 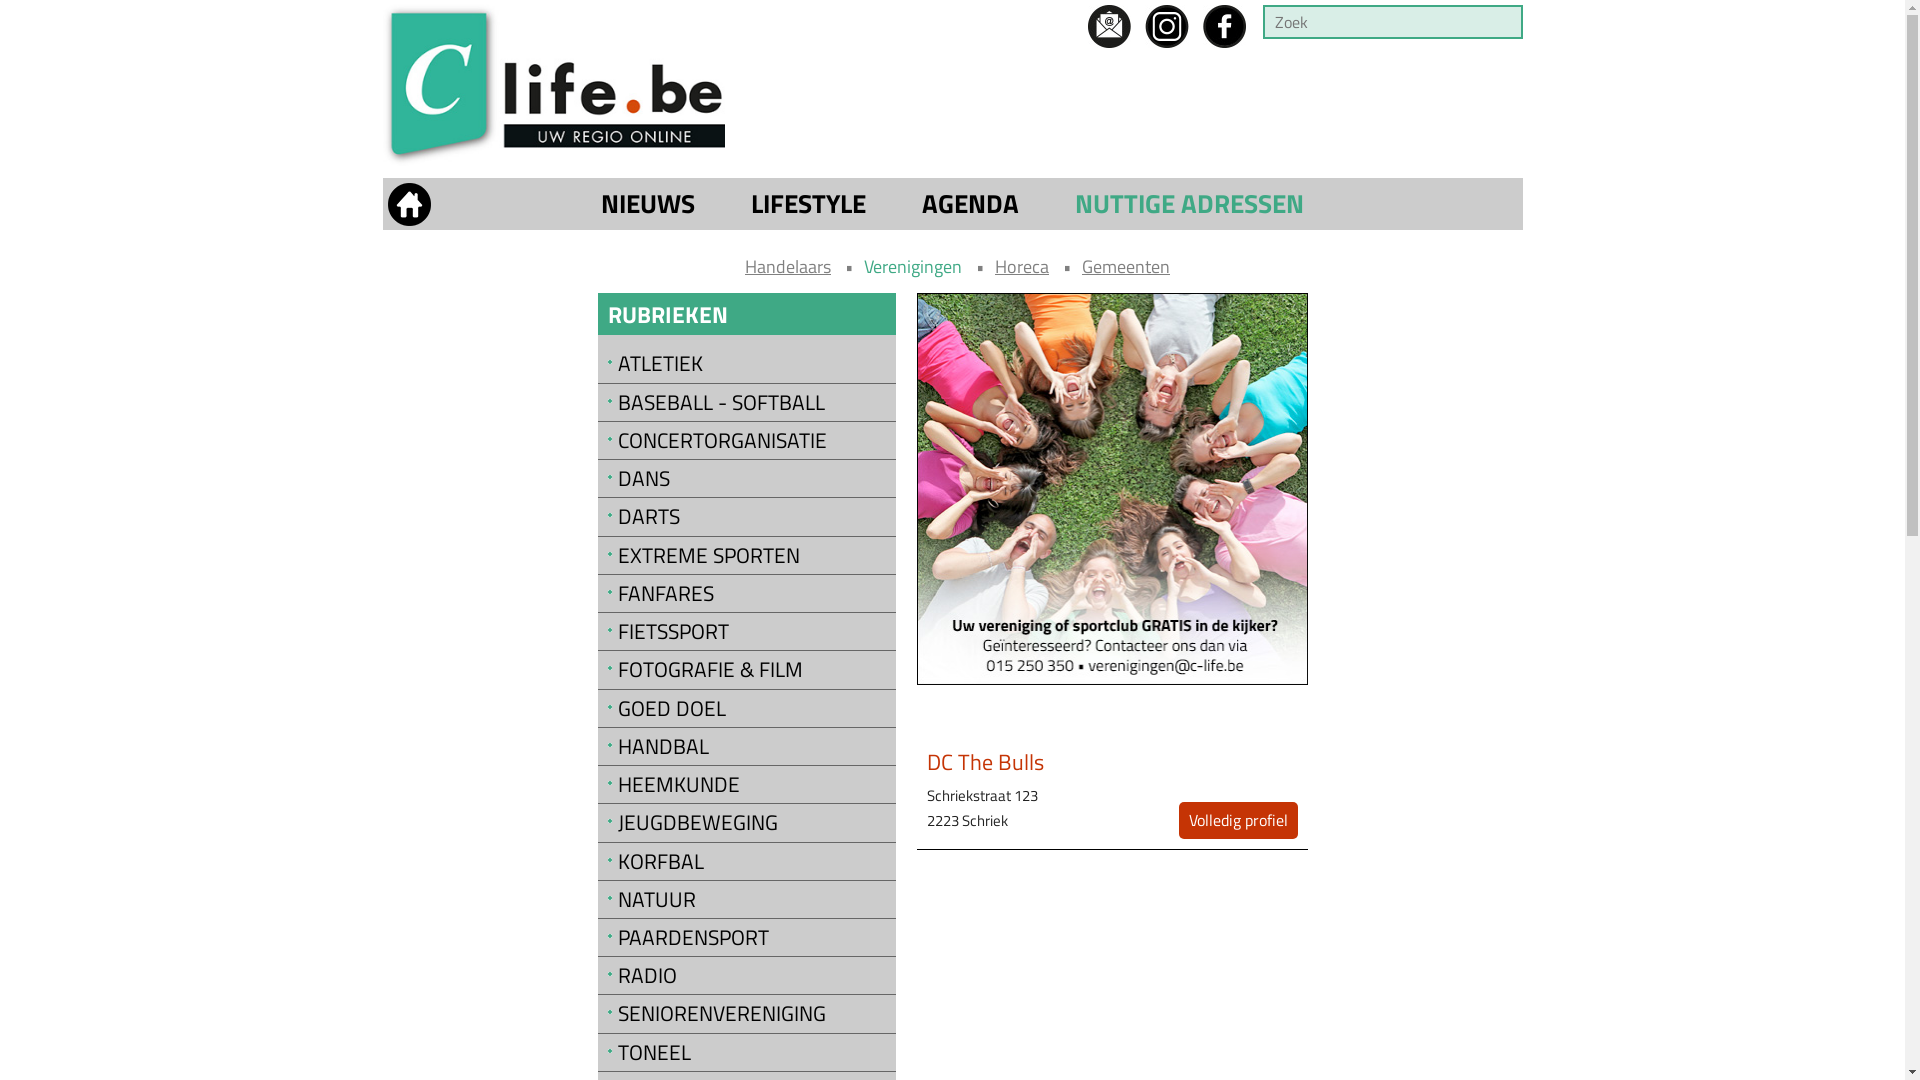 I want to click on 'ATLETIEK', so click(x=607, y=363).